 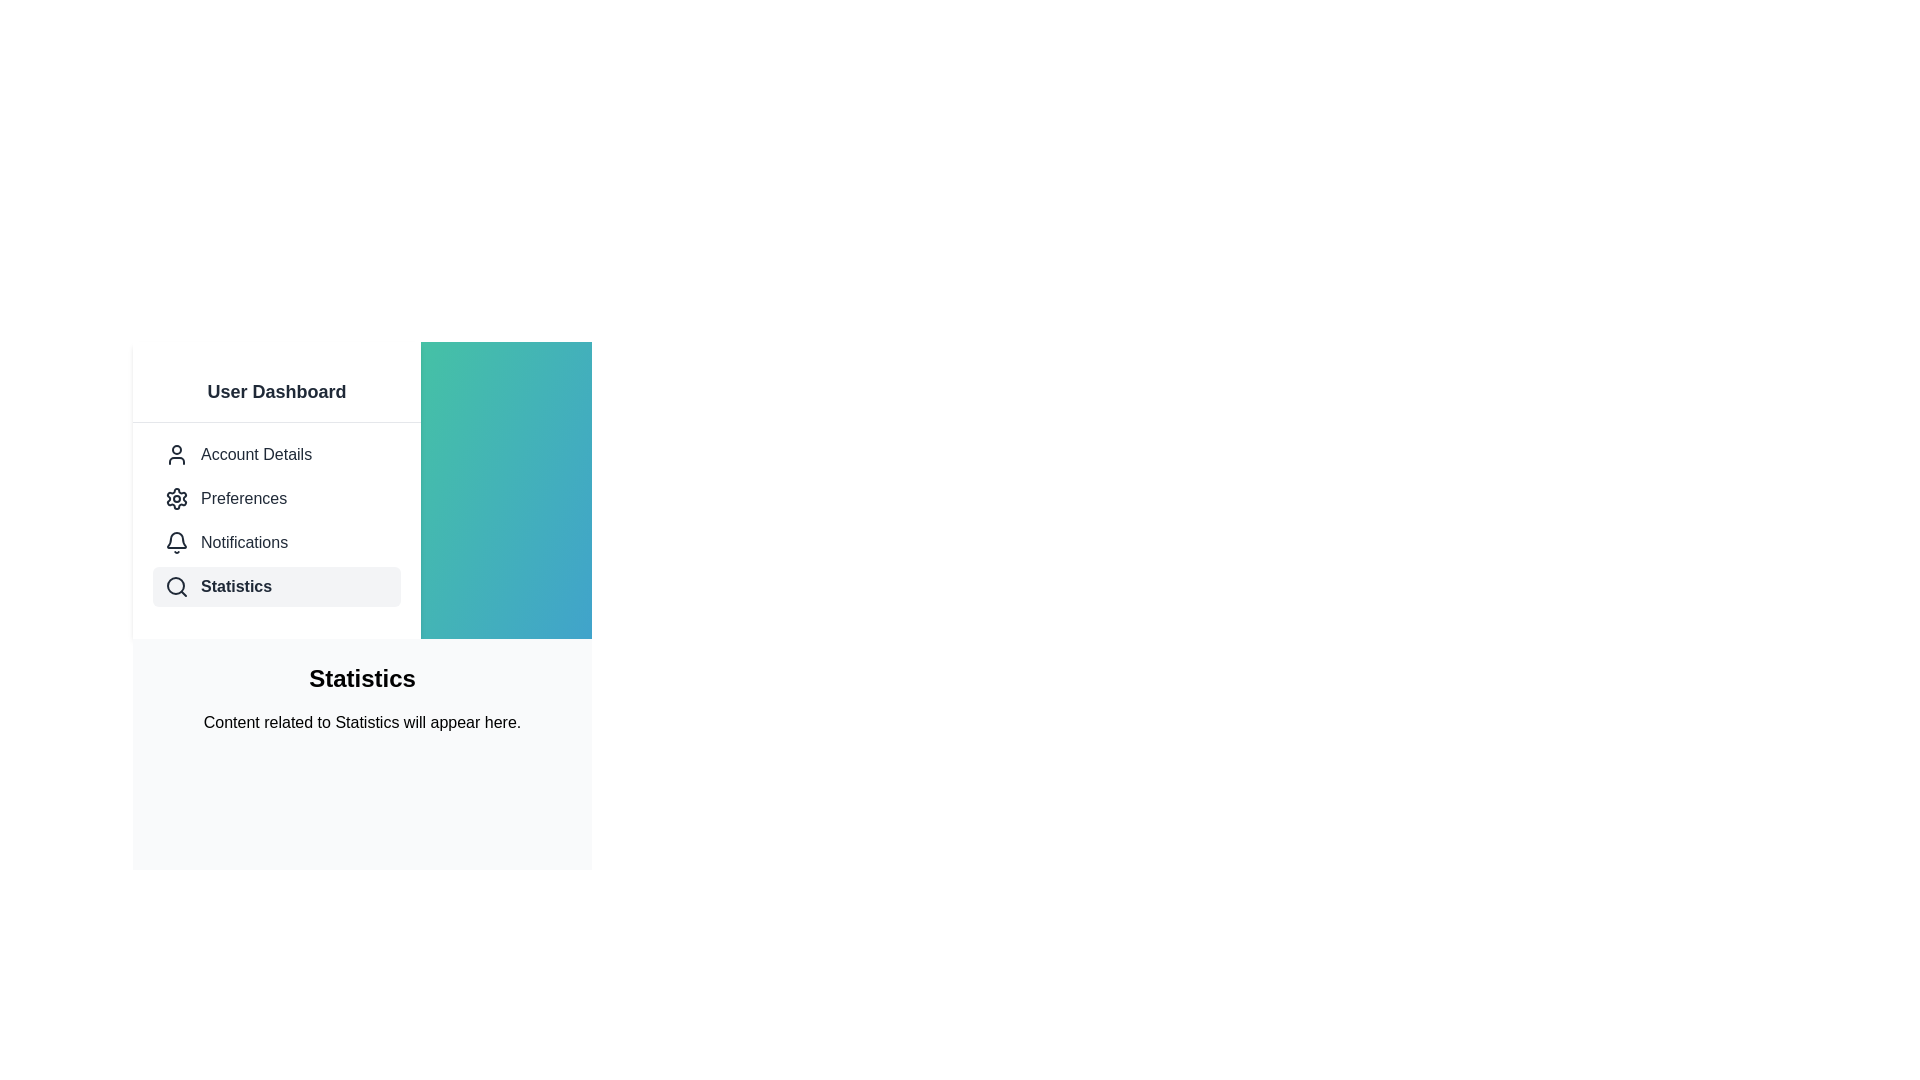 What do you see at coordinates (177, 540) in the screenshot?
I see `the bell-shaped notification icon located in the left sidebar navigation menu, positioned between the 'Preferences' label and 'Statistics' entry` at bounding box center [177, 540].